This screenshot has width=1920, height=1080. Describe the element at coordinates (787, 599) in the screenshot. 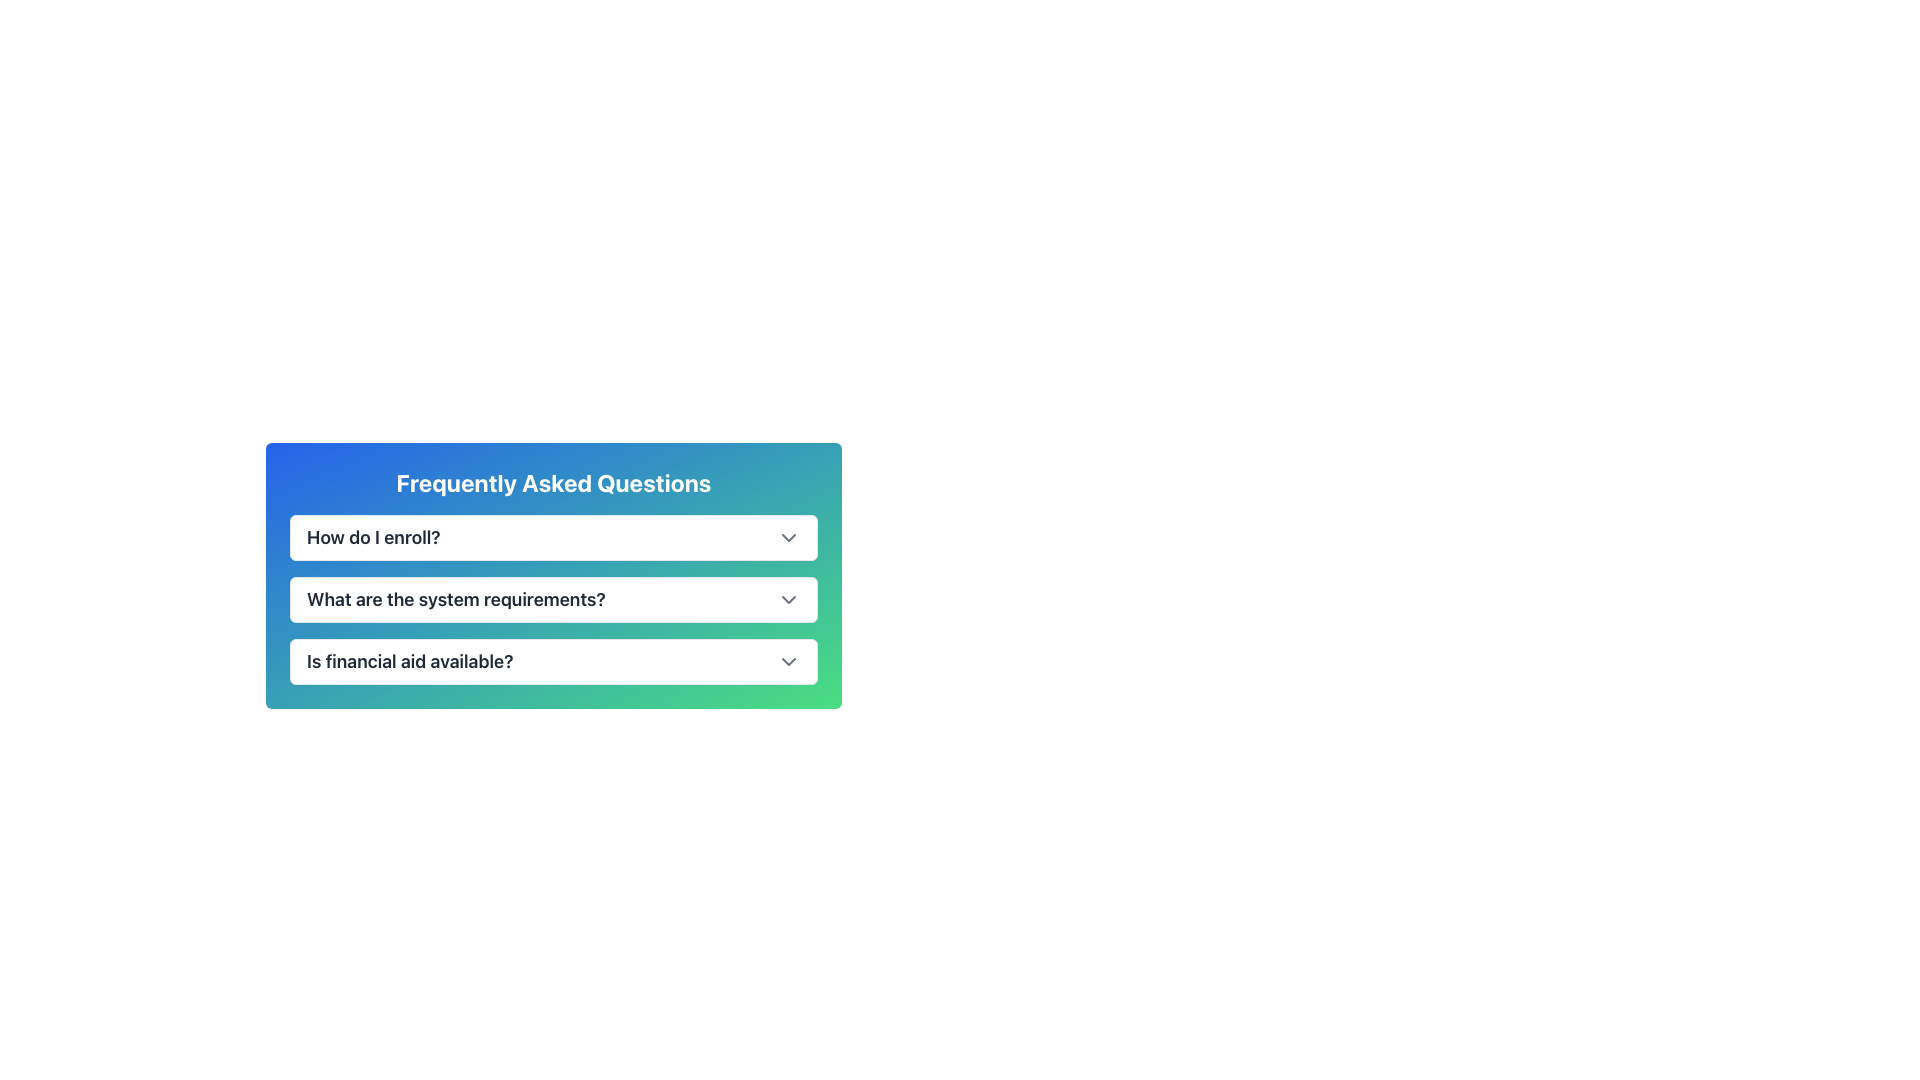

I see `the Dropdown Chevron Icon located to the right of the question text 'What are the system requirements?'` at that location.